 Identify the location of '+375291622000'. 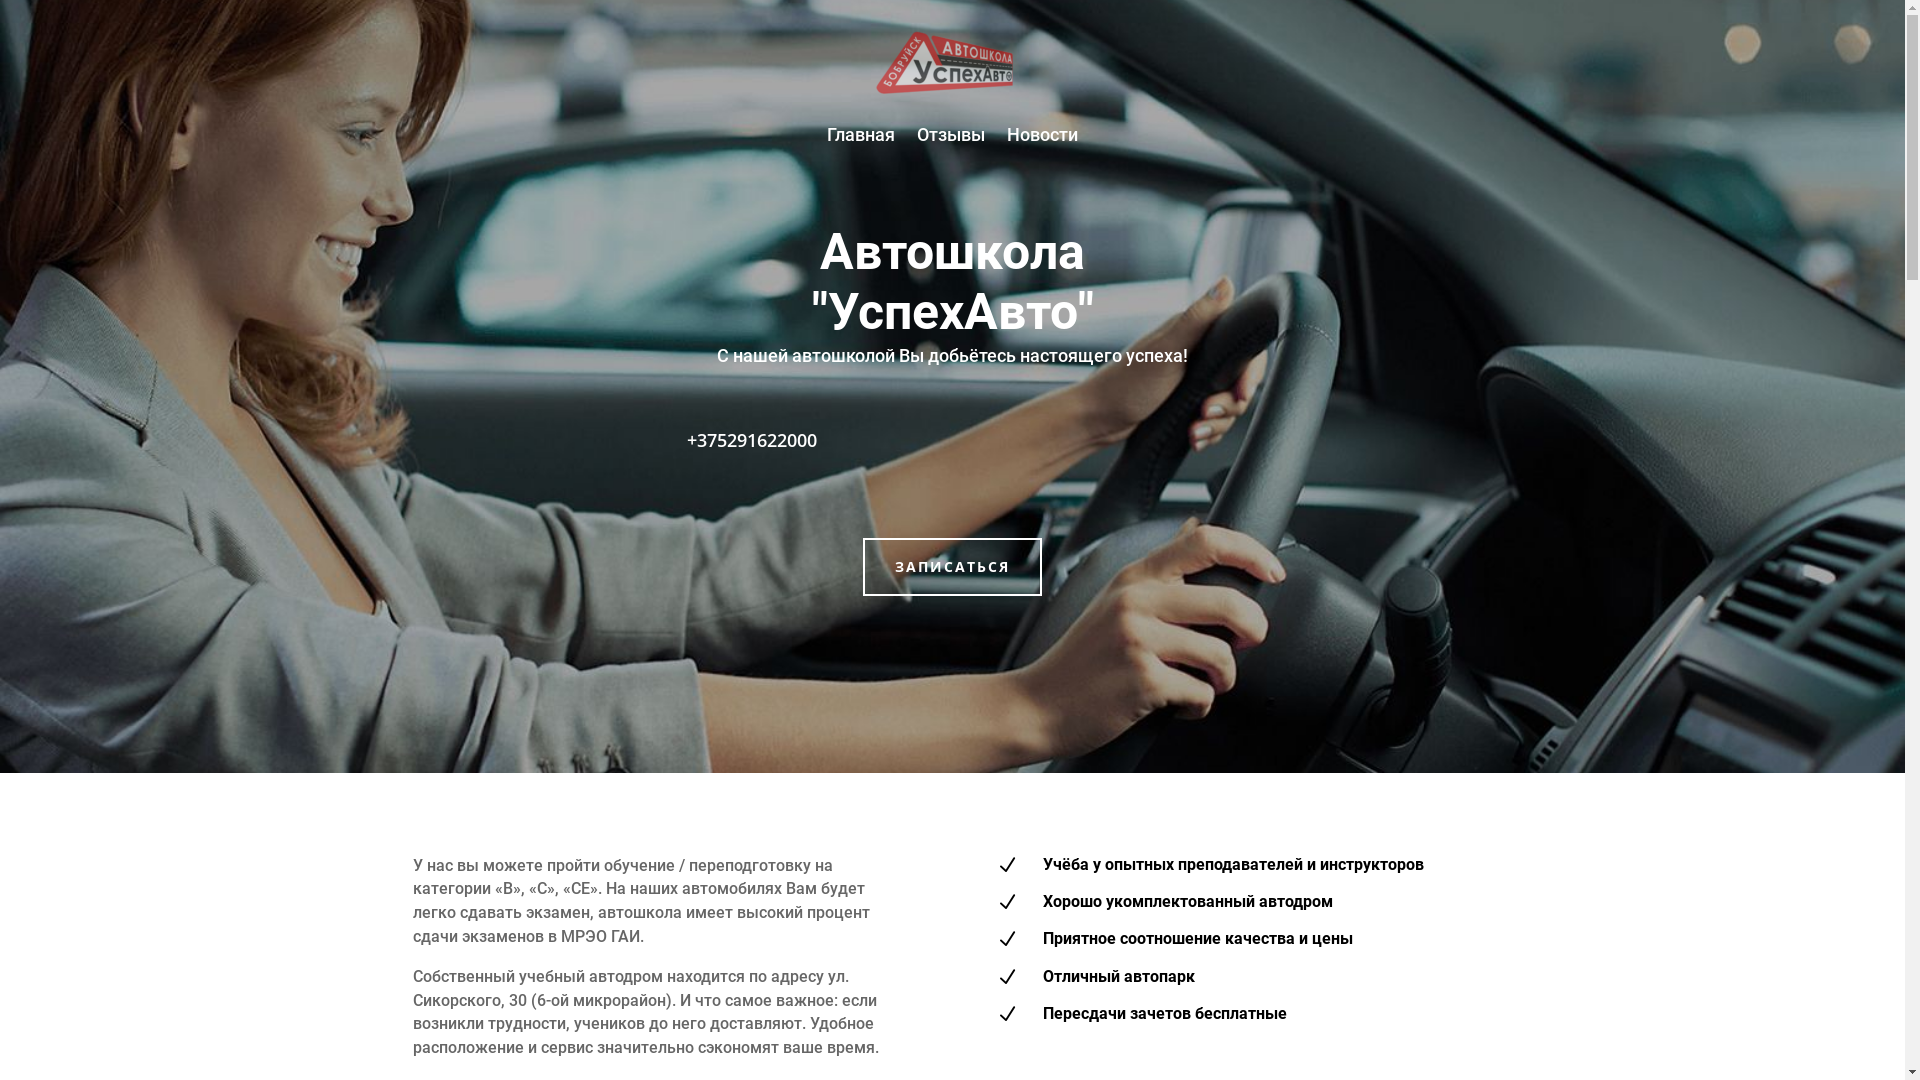
(751, 438).